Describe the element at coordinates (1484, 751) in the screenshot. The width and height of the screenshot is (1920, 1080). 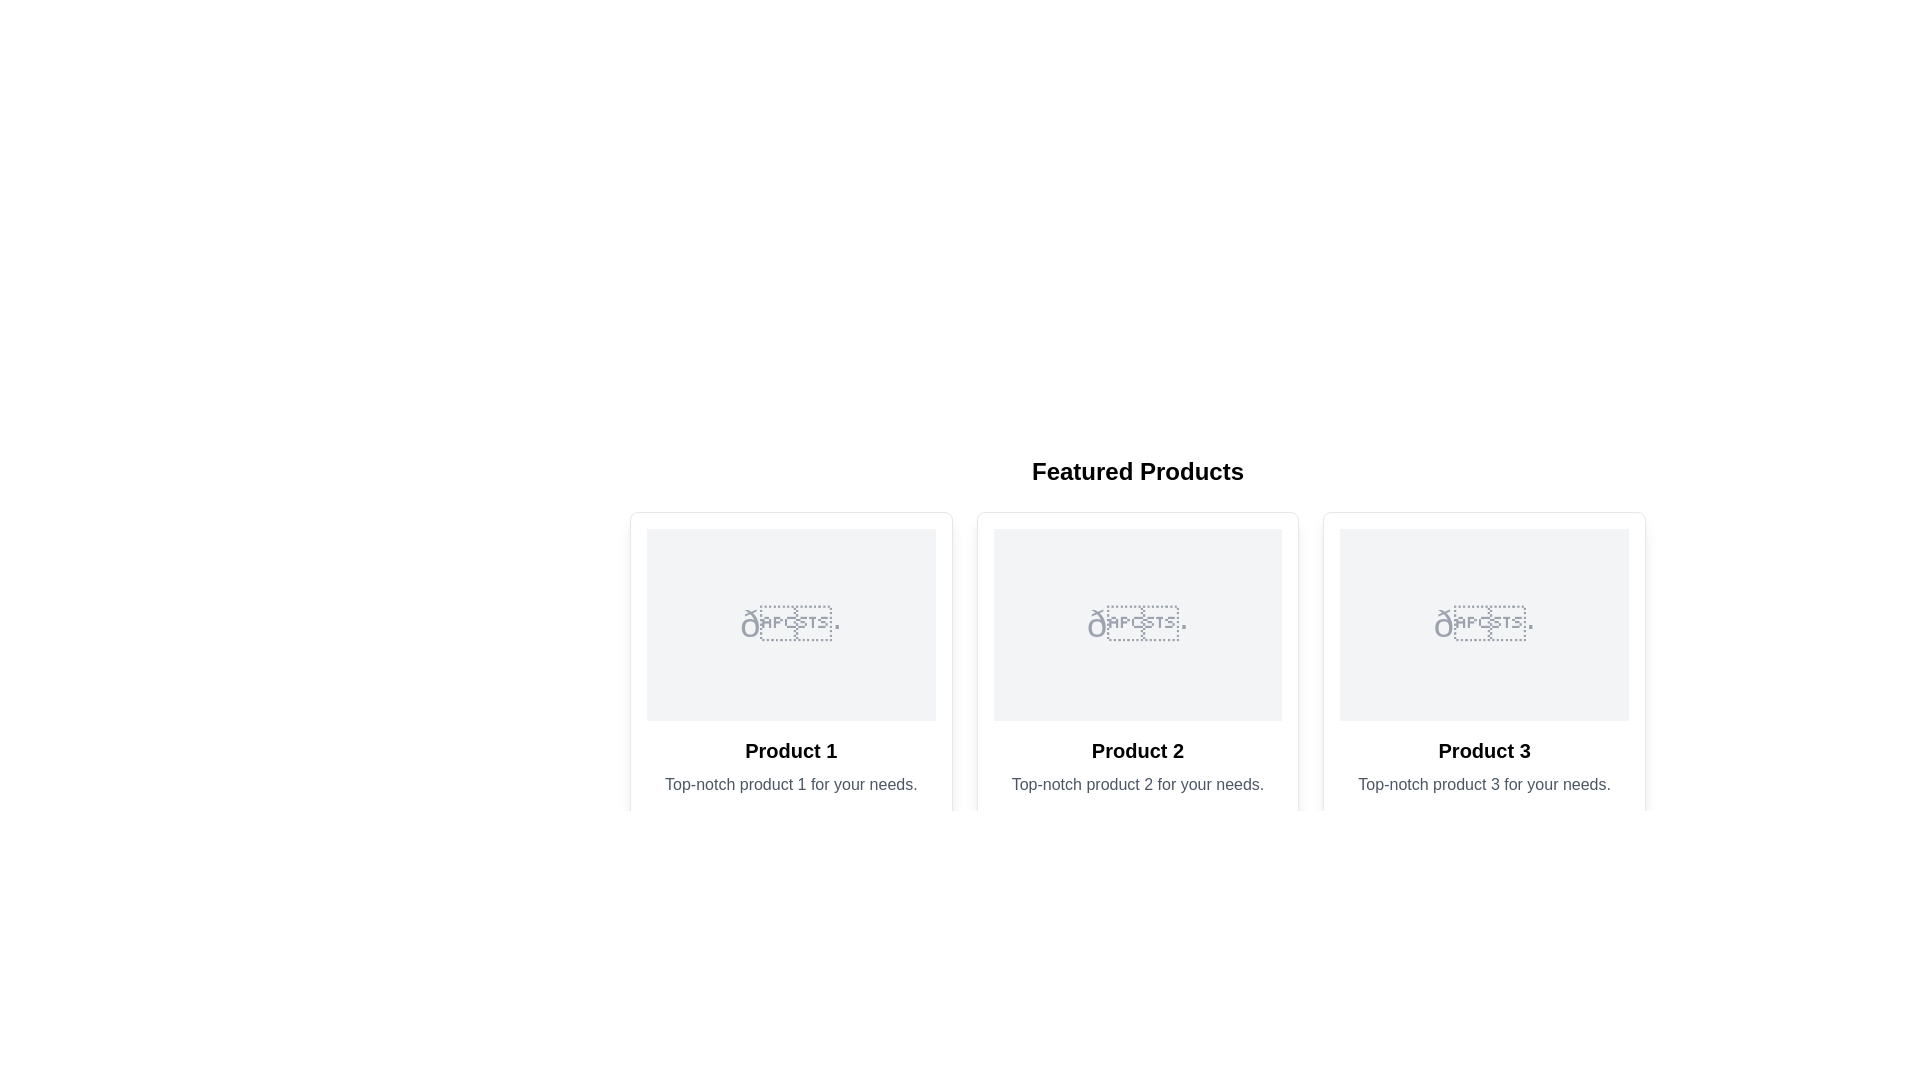
I see `the text label that serves as the title or name for the product being featured, which is the third item in a horizontally aligned list of product details` at that location.